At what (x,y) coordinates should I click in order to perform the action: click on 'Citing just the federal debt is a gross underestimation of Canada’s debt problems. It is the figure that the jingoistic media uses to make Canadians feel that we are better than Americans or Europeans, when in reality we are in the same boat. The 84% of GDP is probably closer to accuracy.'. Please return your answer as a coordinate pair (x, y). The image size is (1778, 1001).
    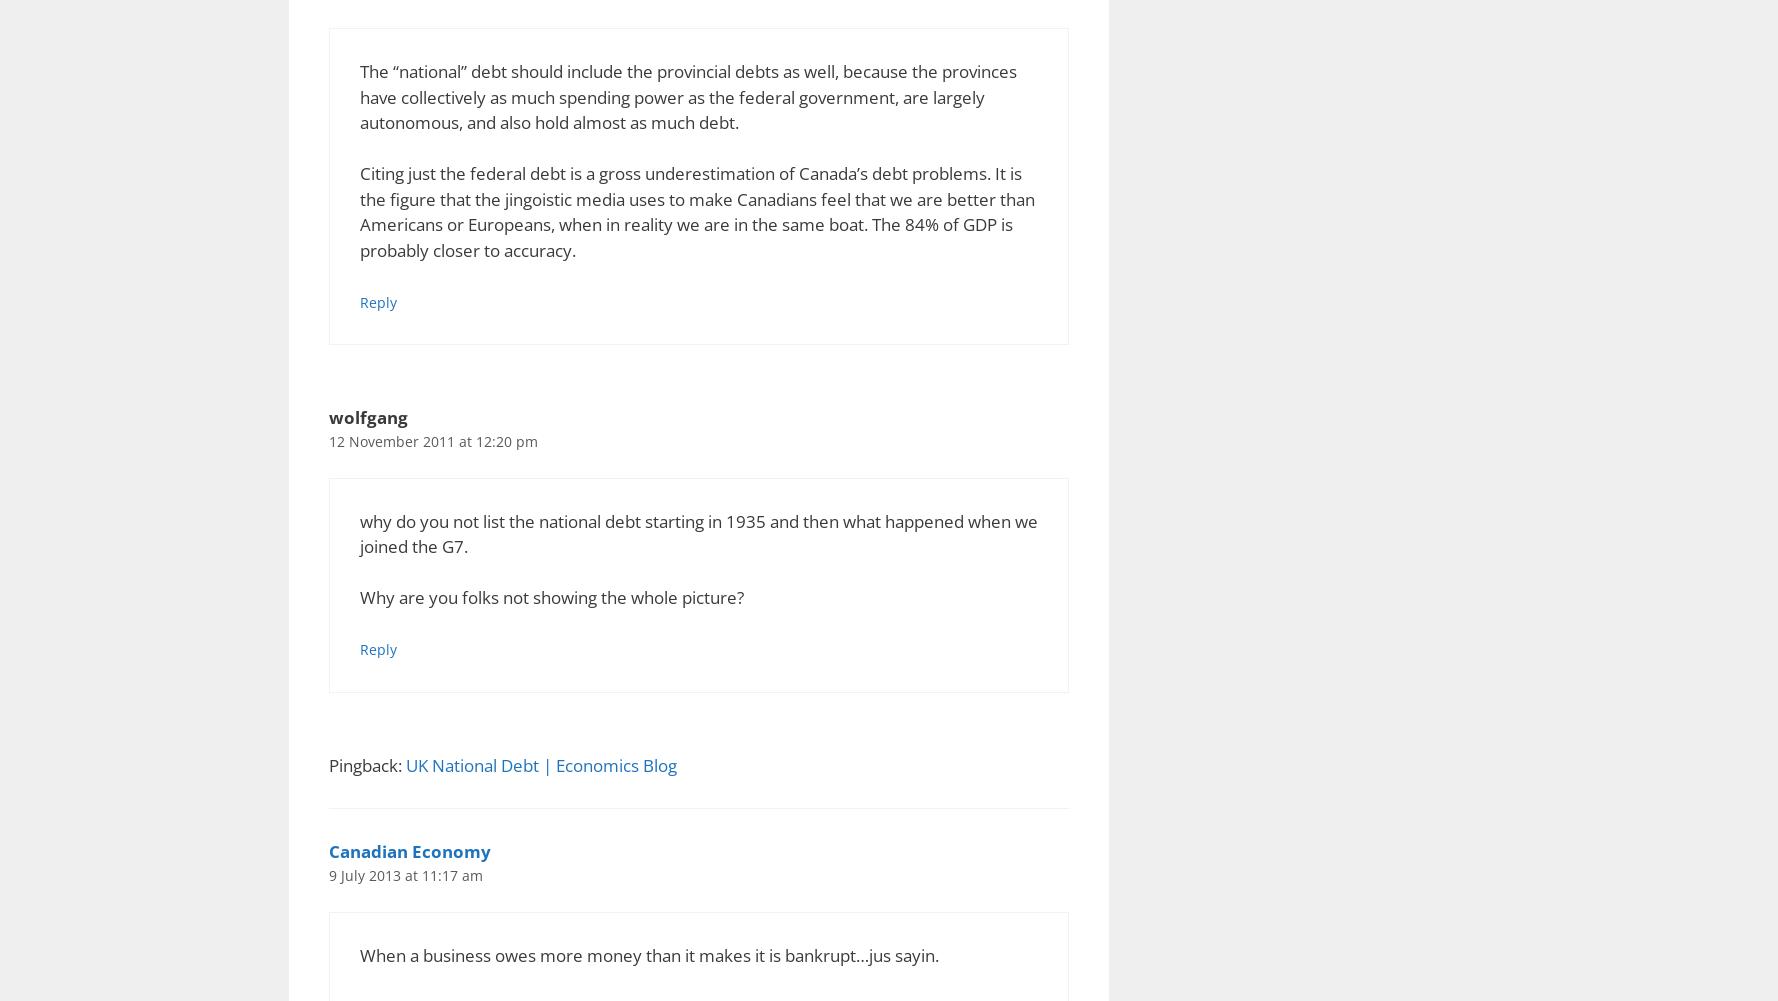
    Looking at the image, I should click on (697, 211).